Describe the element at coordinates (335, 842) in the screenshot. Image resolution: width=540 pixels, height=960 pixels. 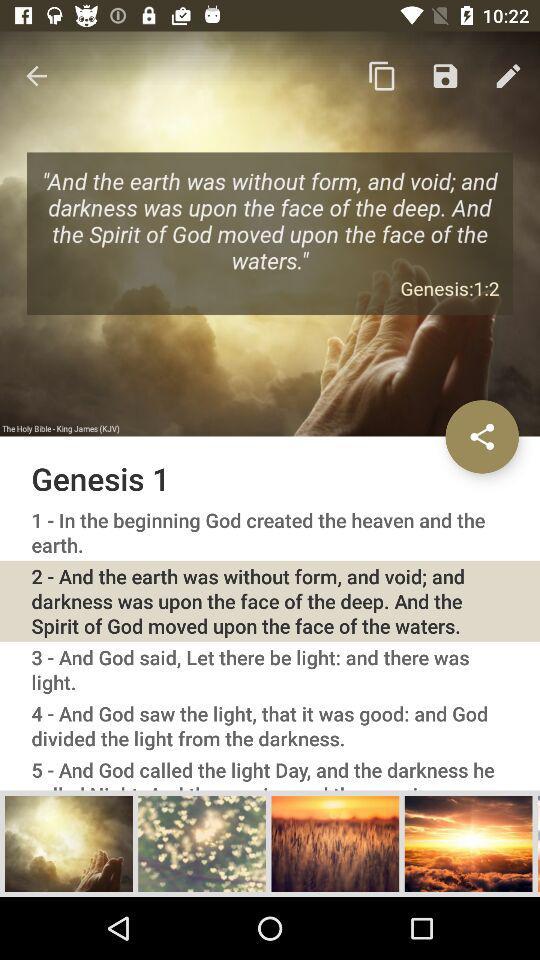
I see `chapter selection` at that location.